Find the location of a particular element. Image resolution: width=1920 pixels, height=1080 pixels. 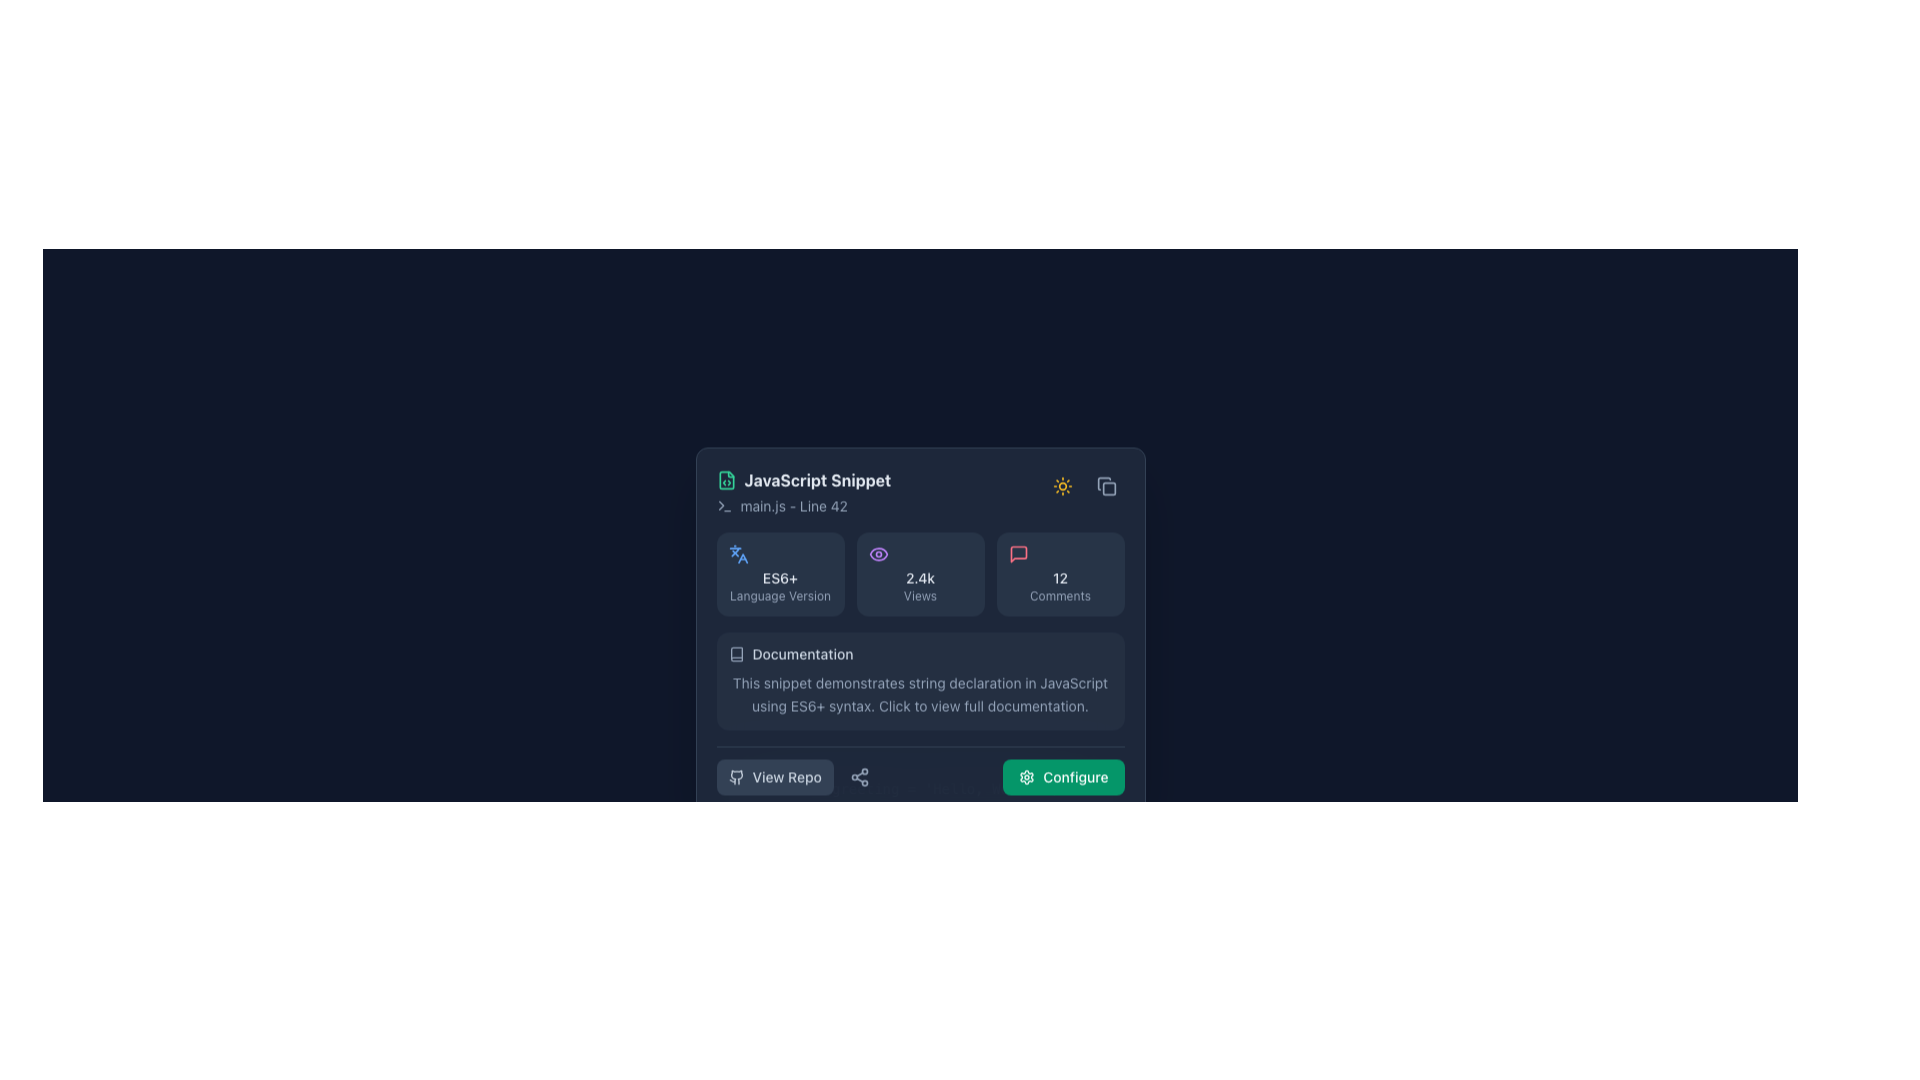

the SVG Graphic Rectangle located in the top-right corner of the copy icon if interactivity is enabled is located at coordinates (1107, 489).